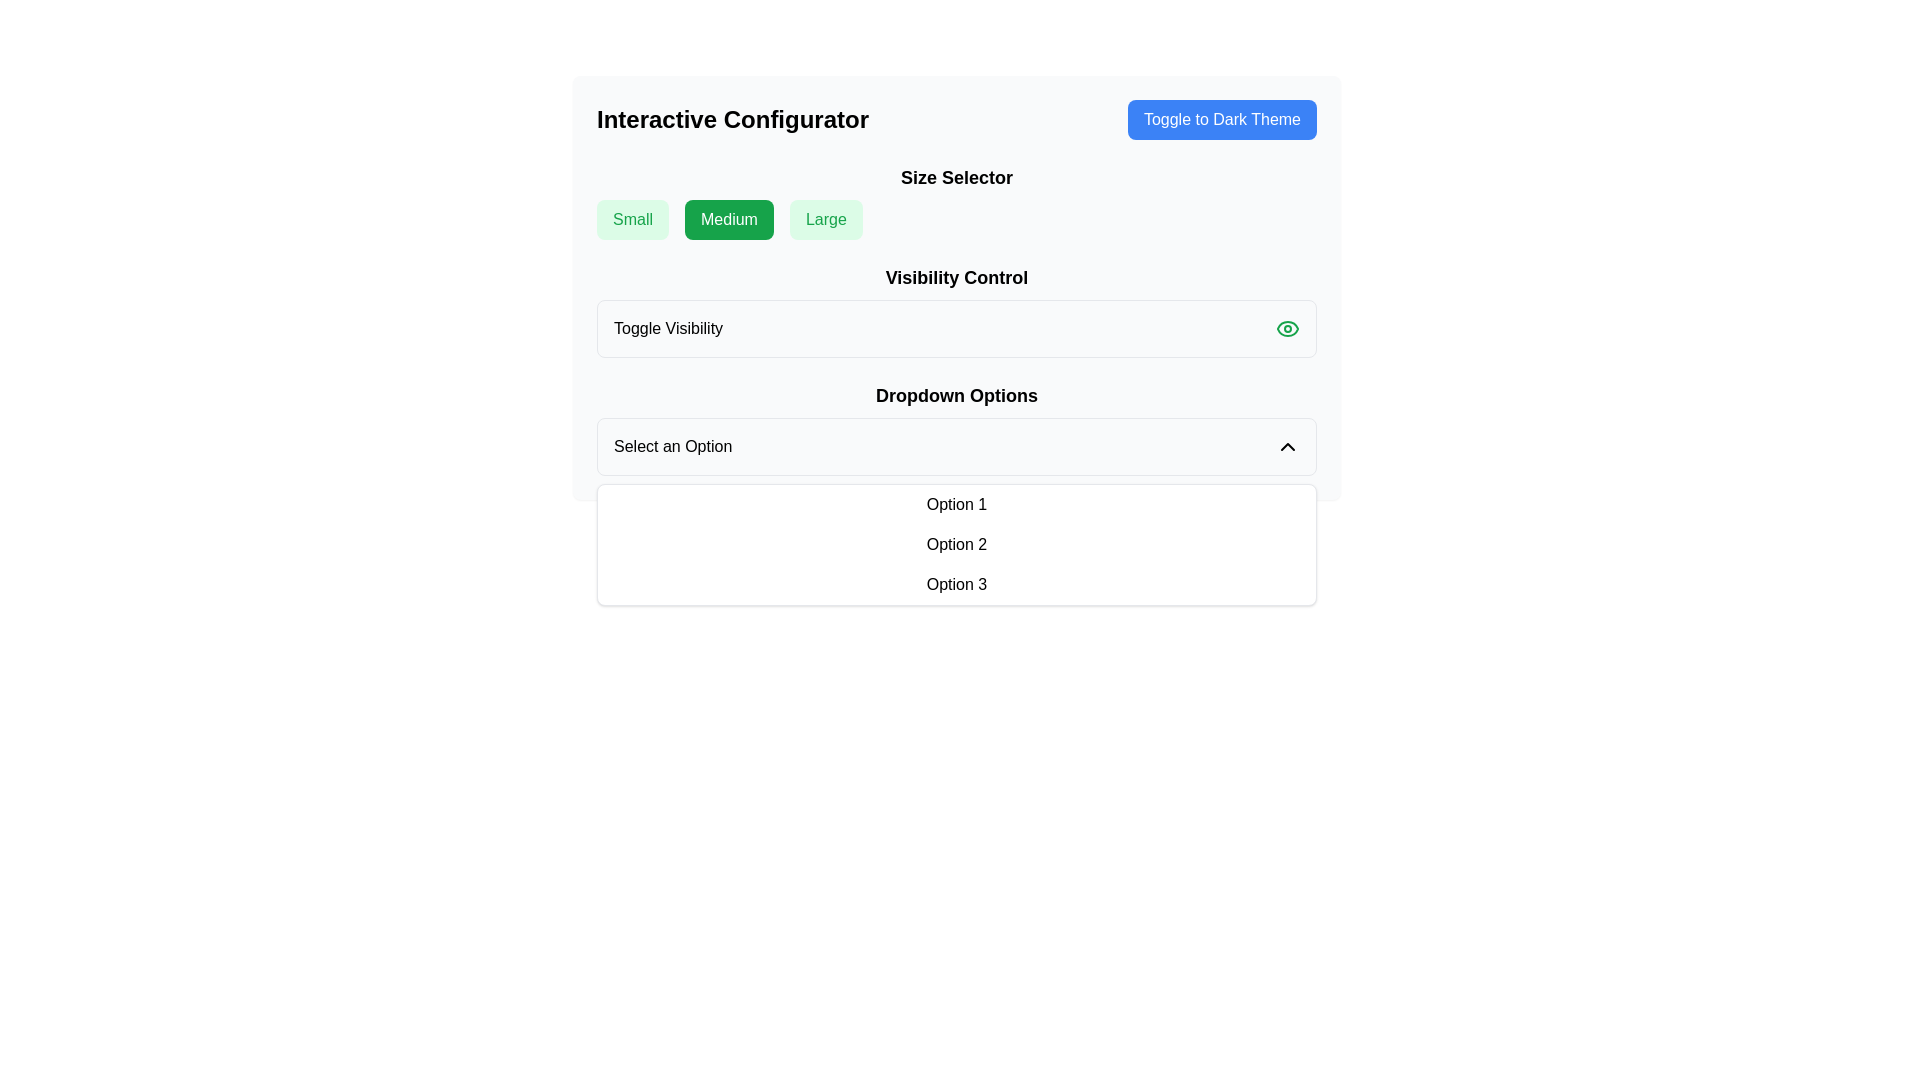 The image size is (1920, 1080). What do you see at coordinates (632, 219) in the screenshot?
I see `the leftmost button in the 'Size Selector' section` at bounding box center [632, 219].